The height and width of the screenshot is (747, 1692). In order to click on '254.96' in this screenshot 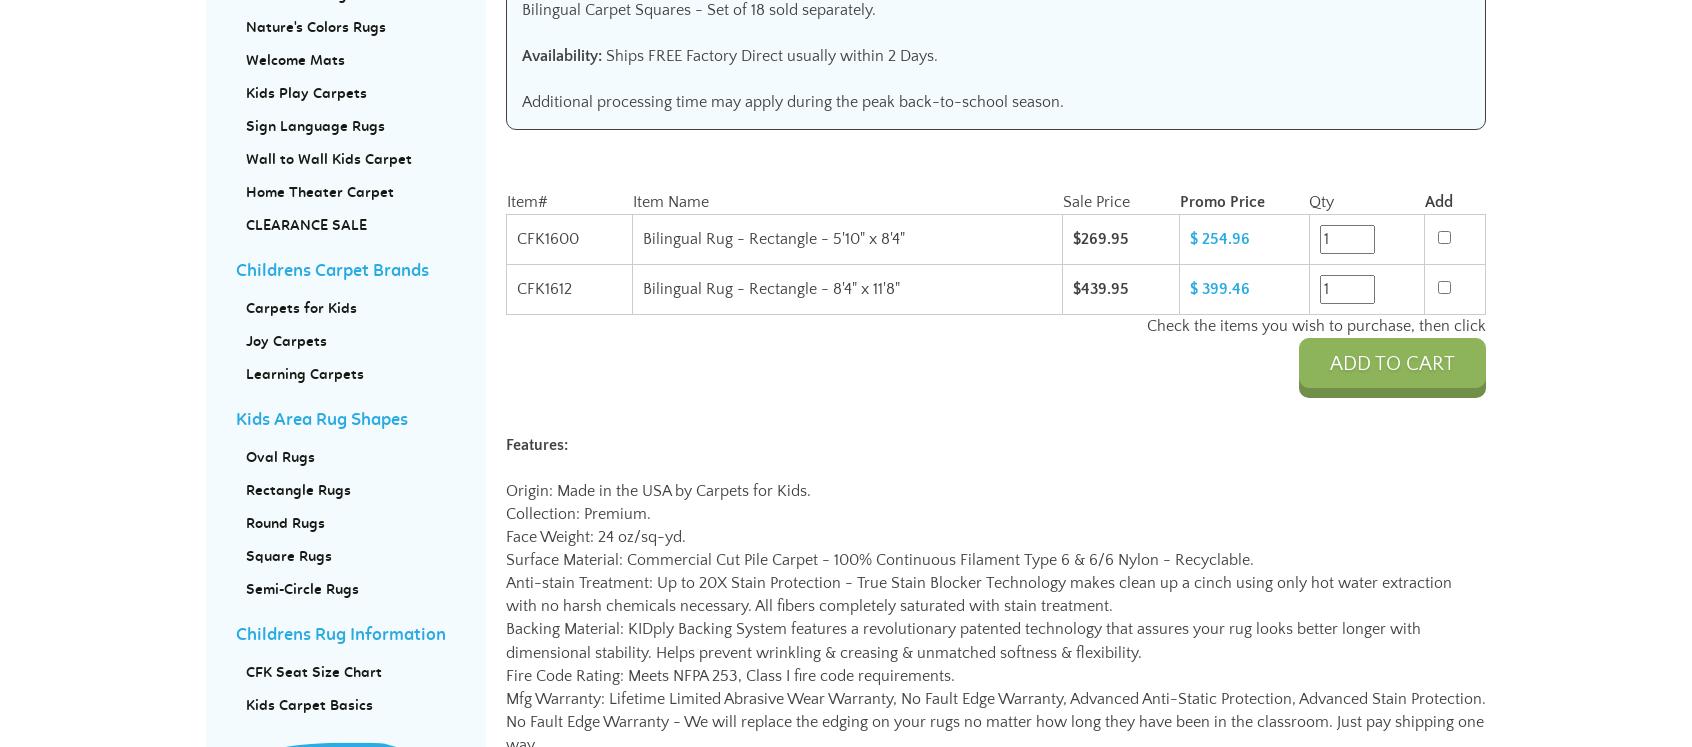, I will do `click(1226, 237)`.